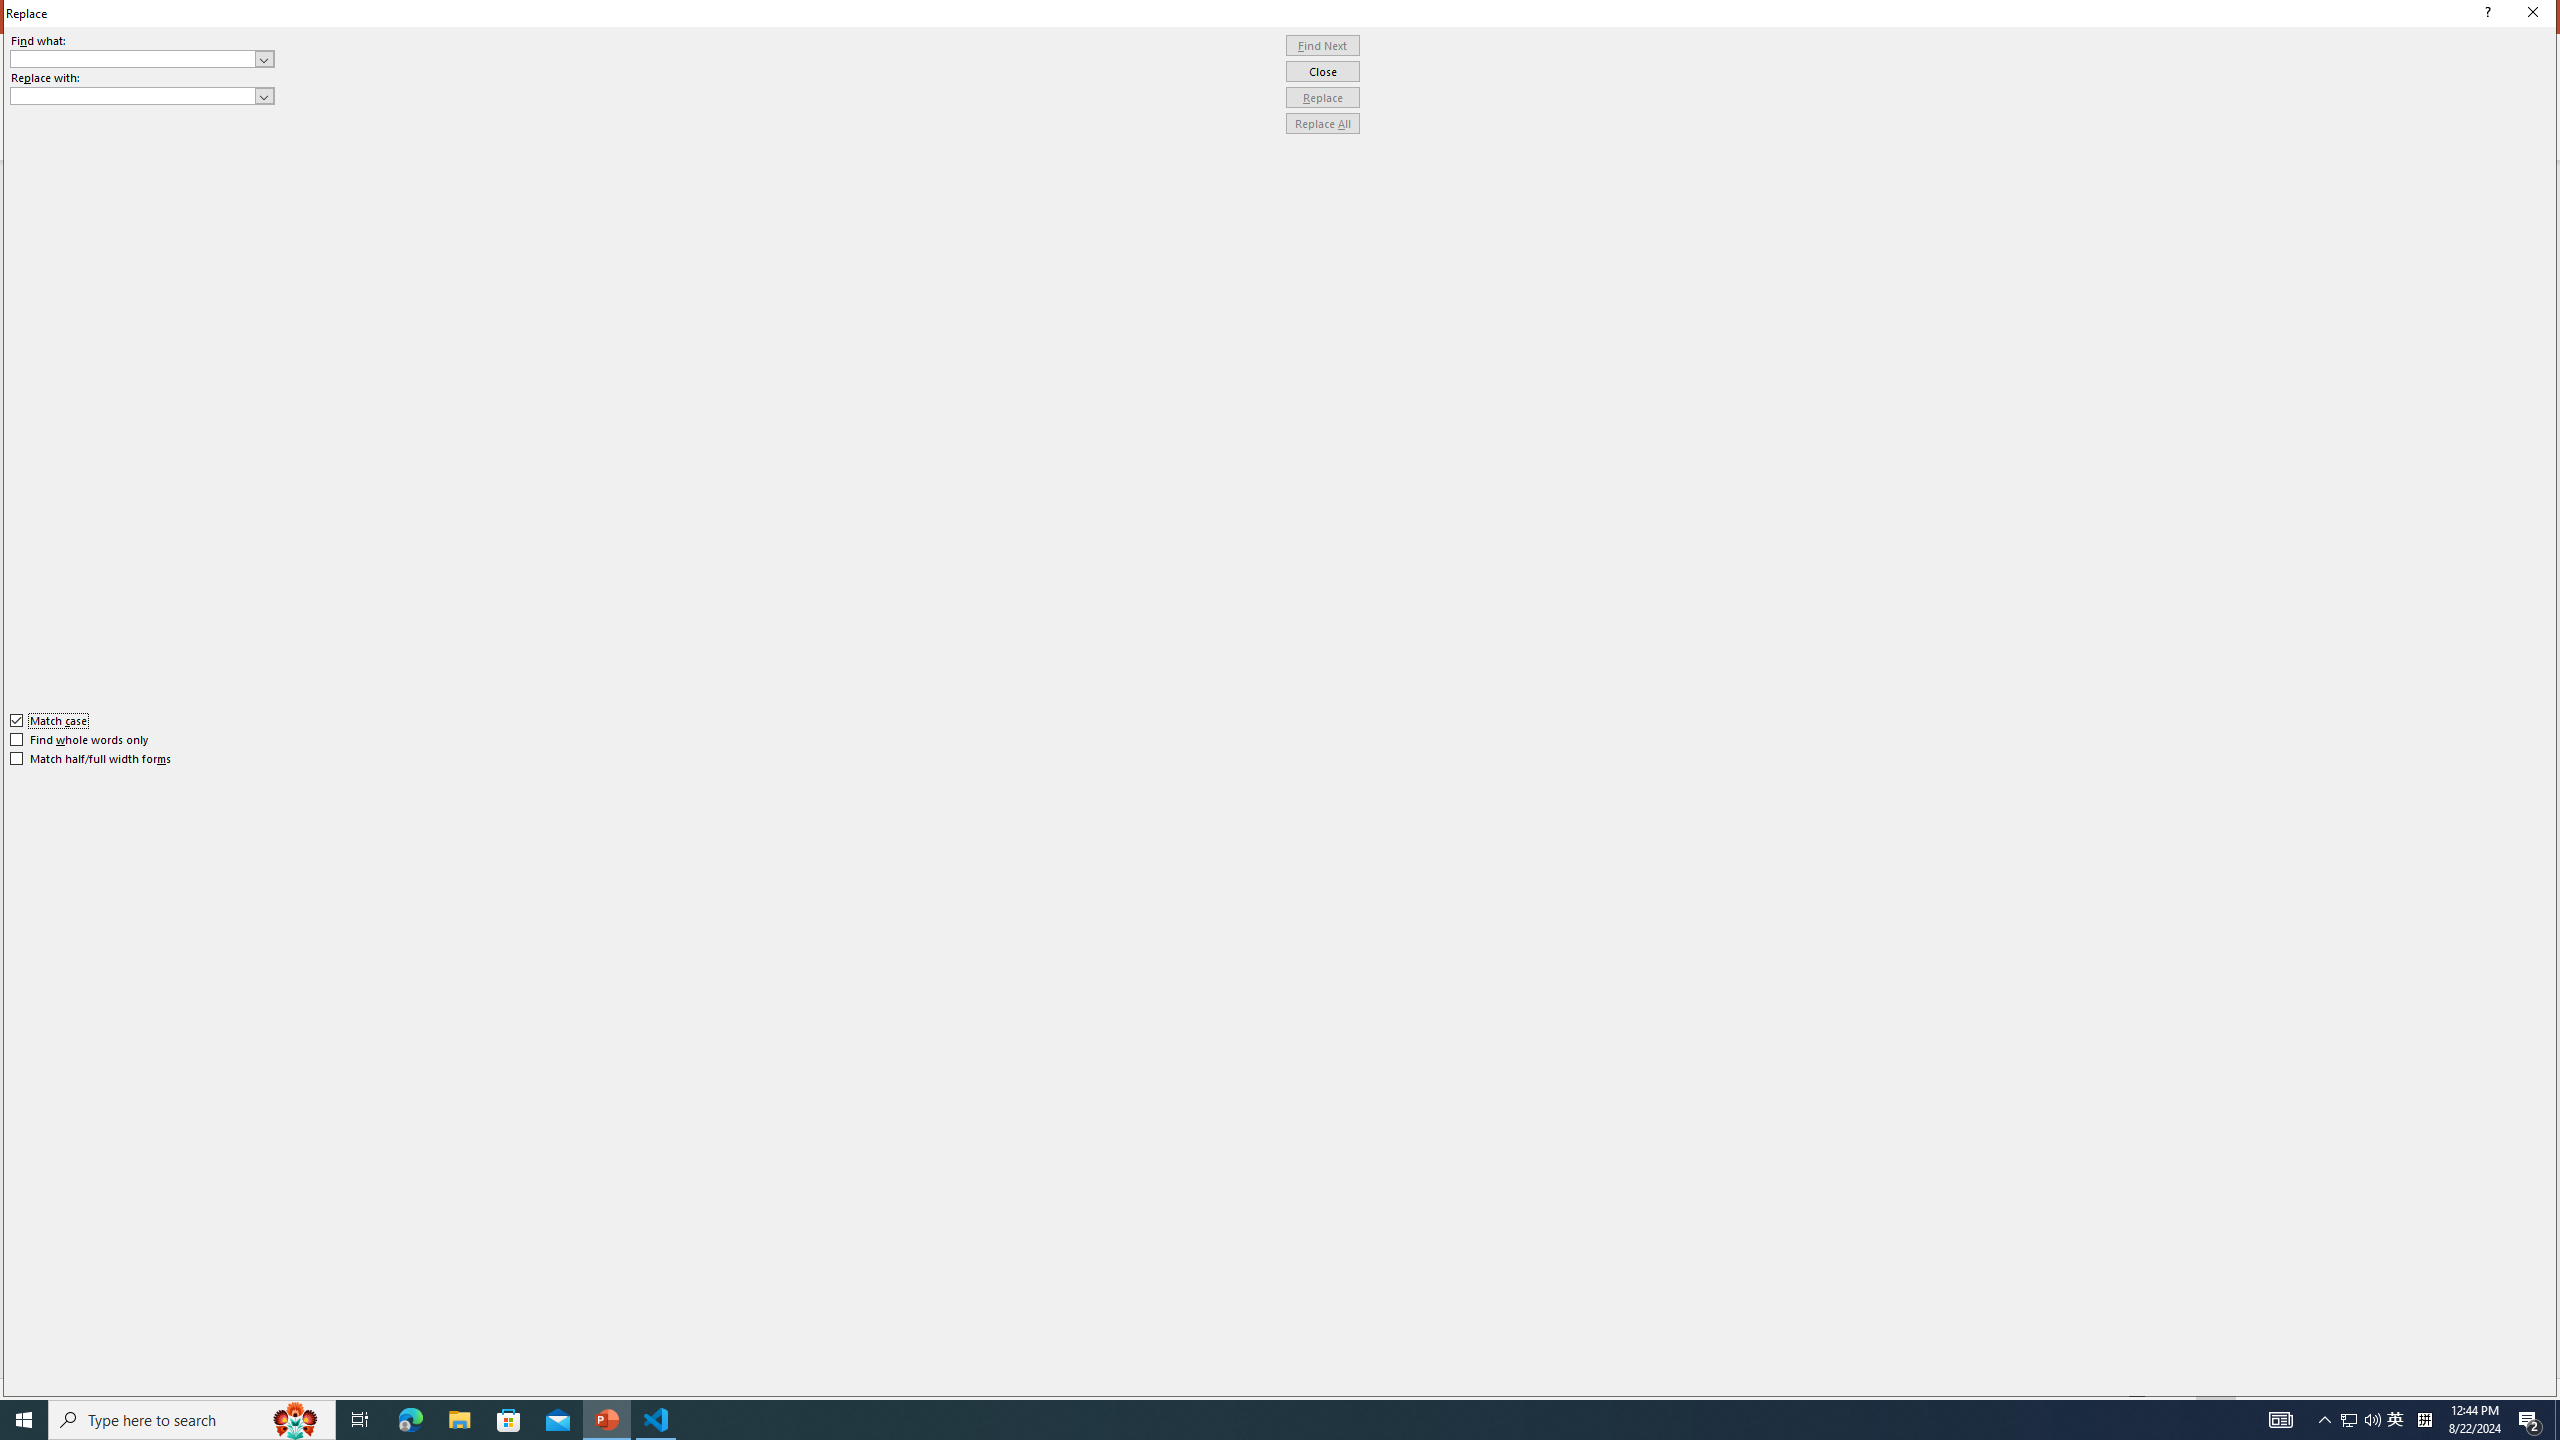  I want to click on 'Replace All', so click(1322, 122).